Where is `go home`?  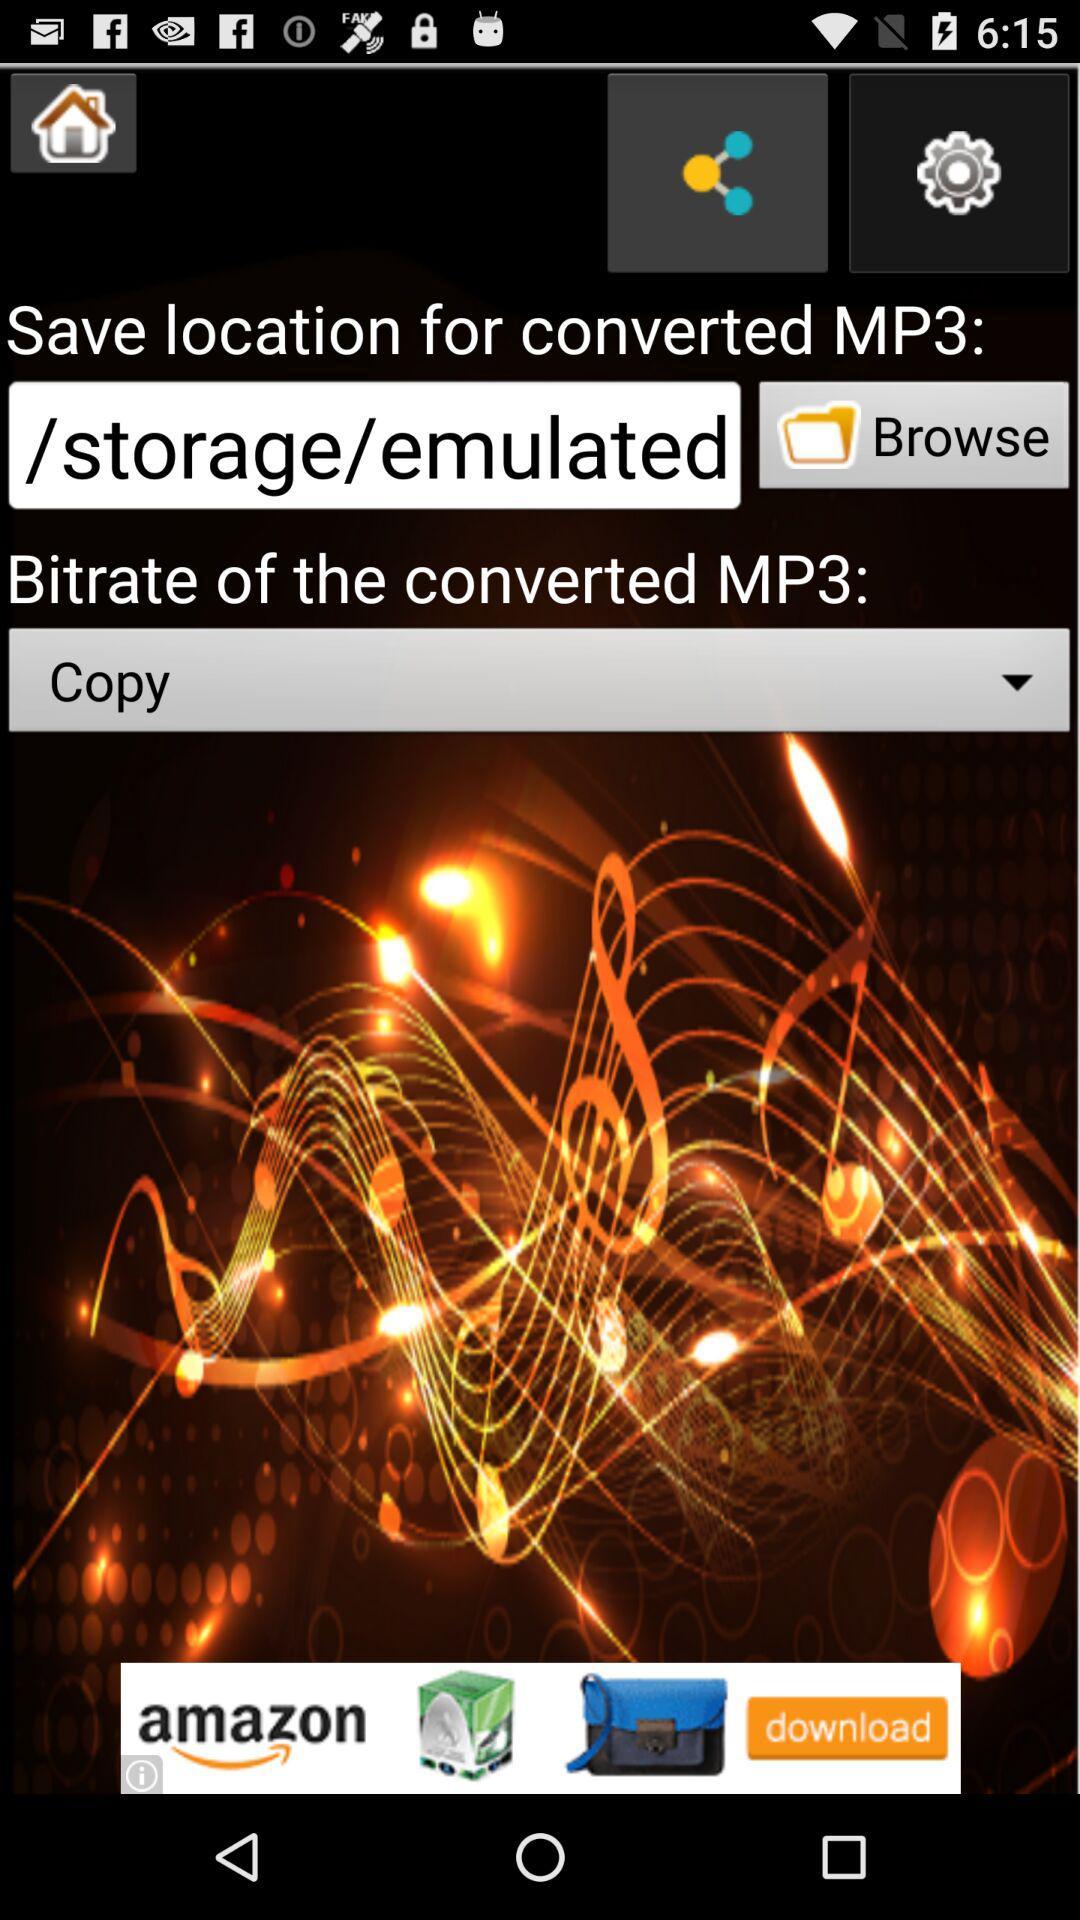
go home is located at coordinates (72, 122).